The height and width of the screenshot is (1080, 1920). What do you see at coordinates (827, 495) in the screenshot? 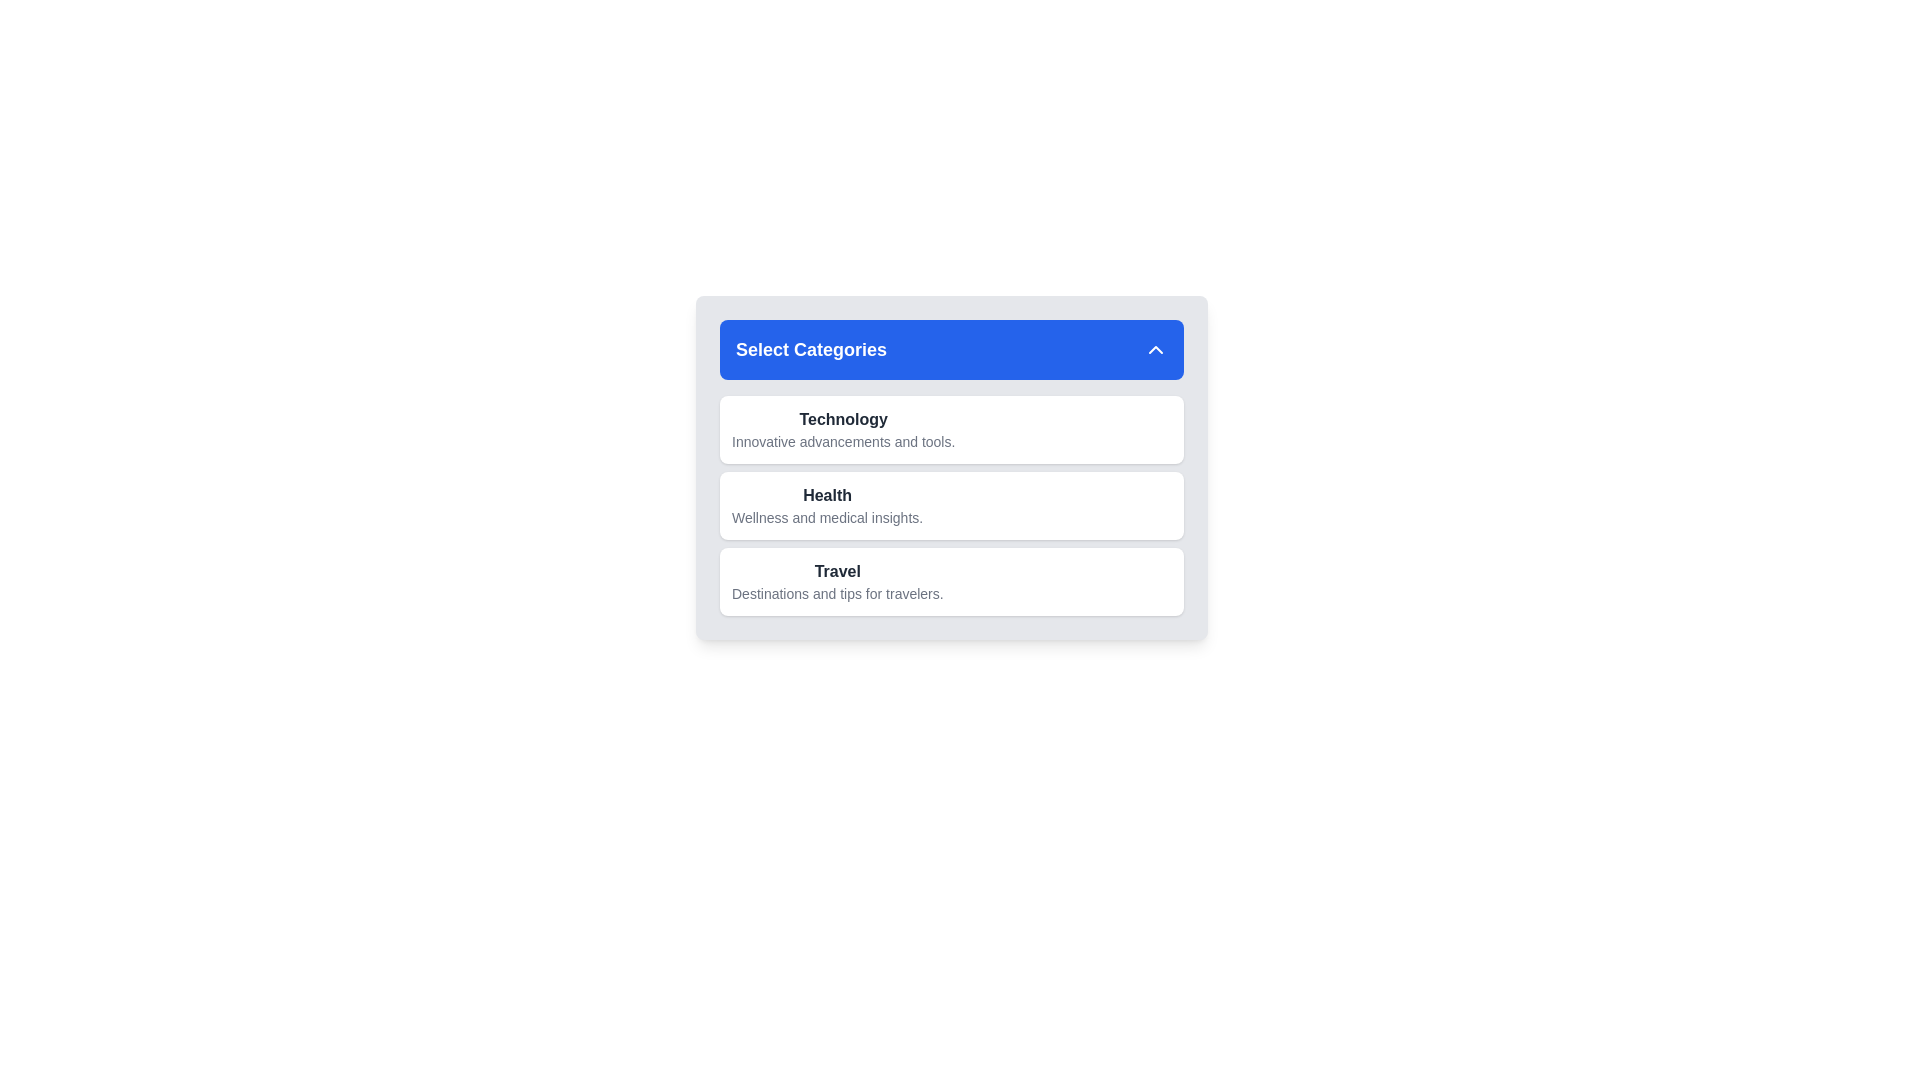
I see `the static text element displaying 'Health', which is the second item in the vertical list of categories located below 'Technology' and above 'Travel'` at bounding box center [827, 495].